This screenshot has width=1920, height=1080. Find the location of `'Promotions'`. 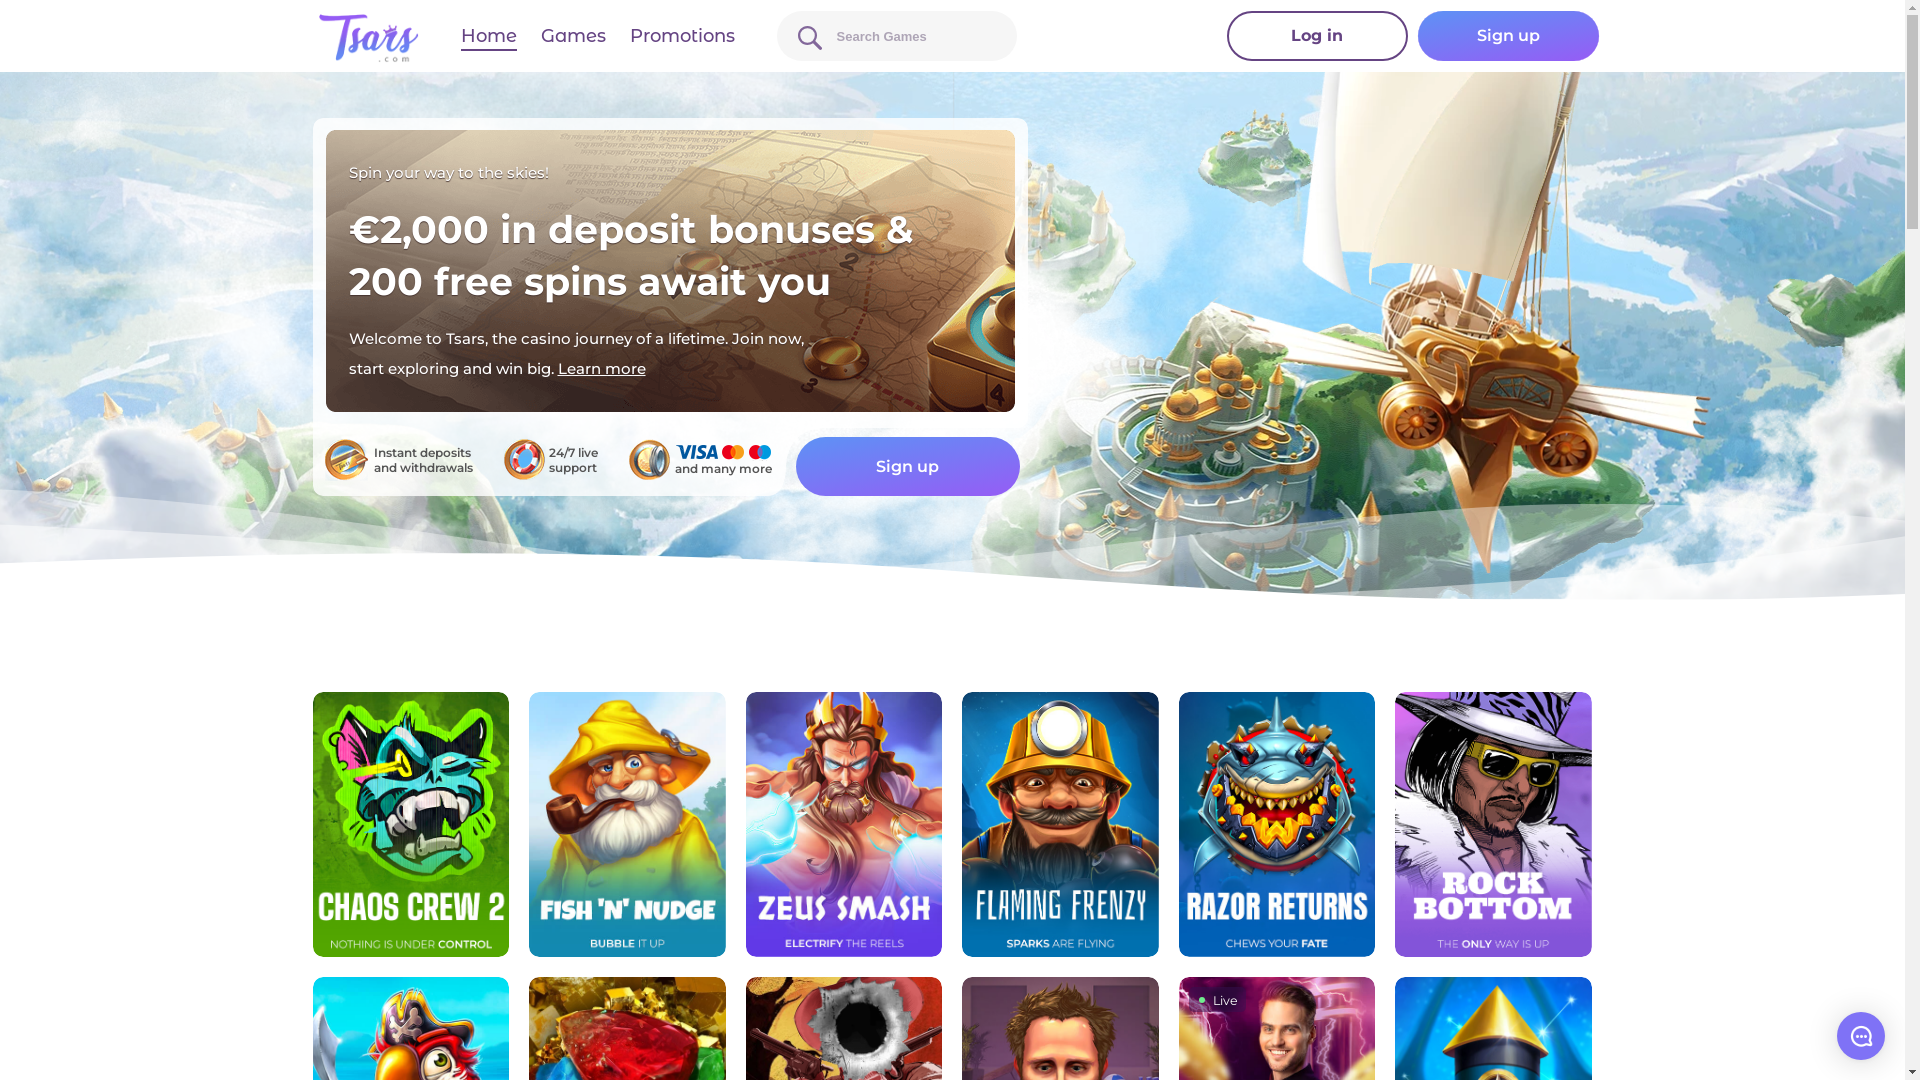

'Promotions' is located at coordinates (682, 35).